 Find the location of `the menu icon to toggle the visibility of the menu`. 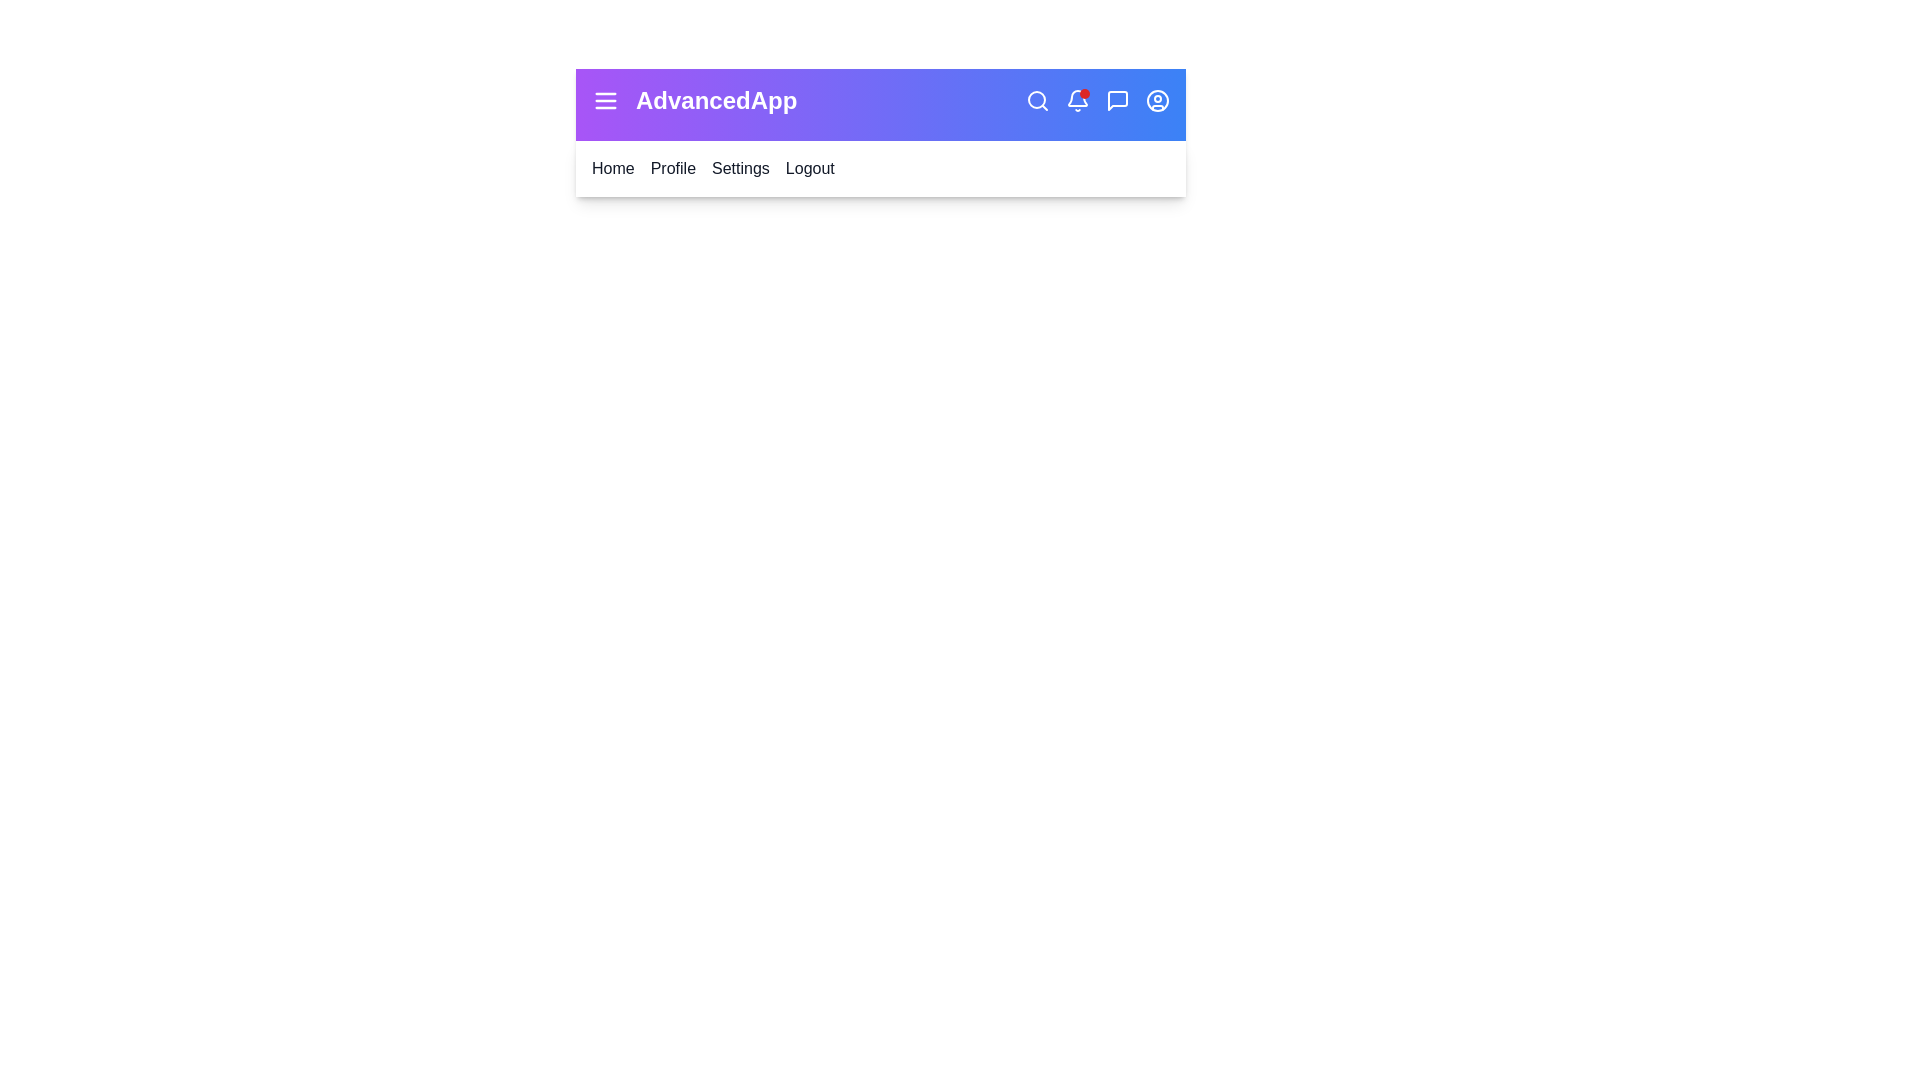

the menu icon to toggle the visibility of the menu is located at coordinates (604, 100).